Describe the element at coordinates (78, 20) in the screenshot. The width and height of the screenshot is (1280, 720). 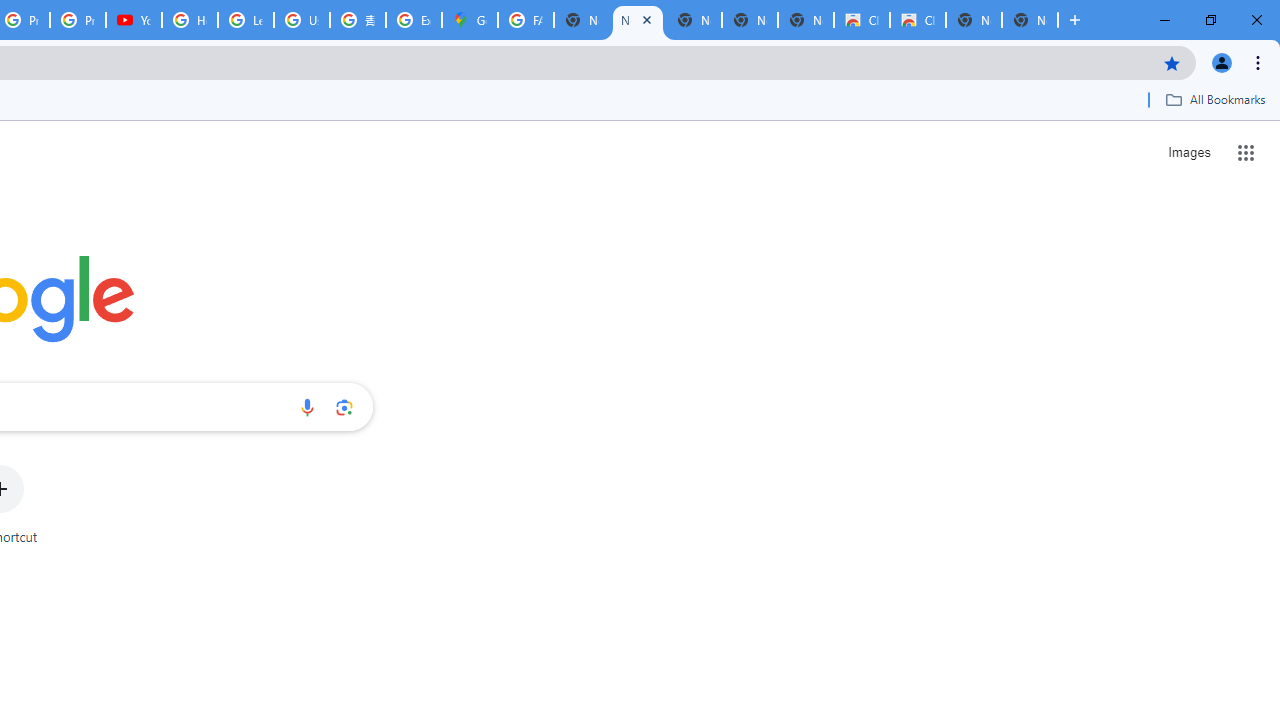
I see `'Privacy Checkup'` at that location.